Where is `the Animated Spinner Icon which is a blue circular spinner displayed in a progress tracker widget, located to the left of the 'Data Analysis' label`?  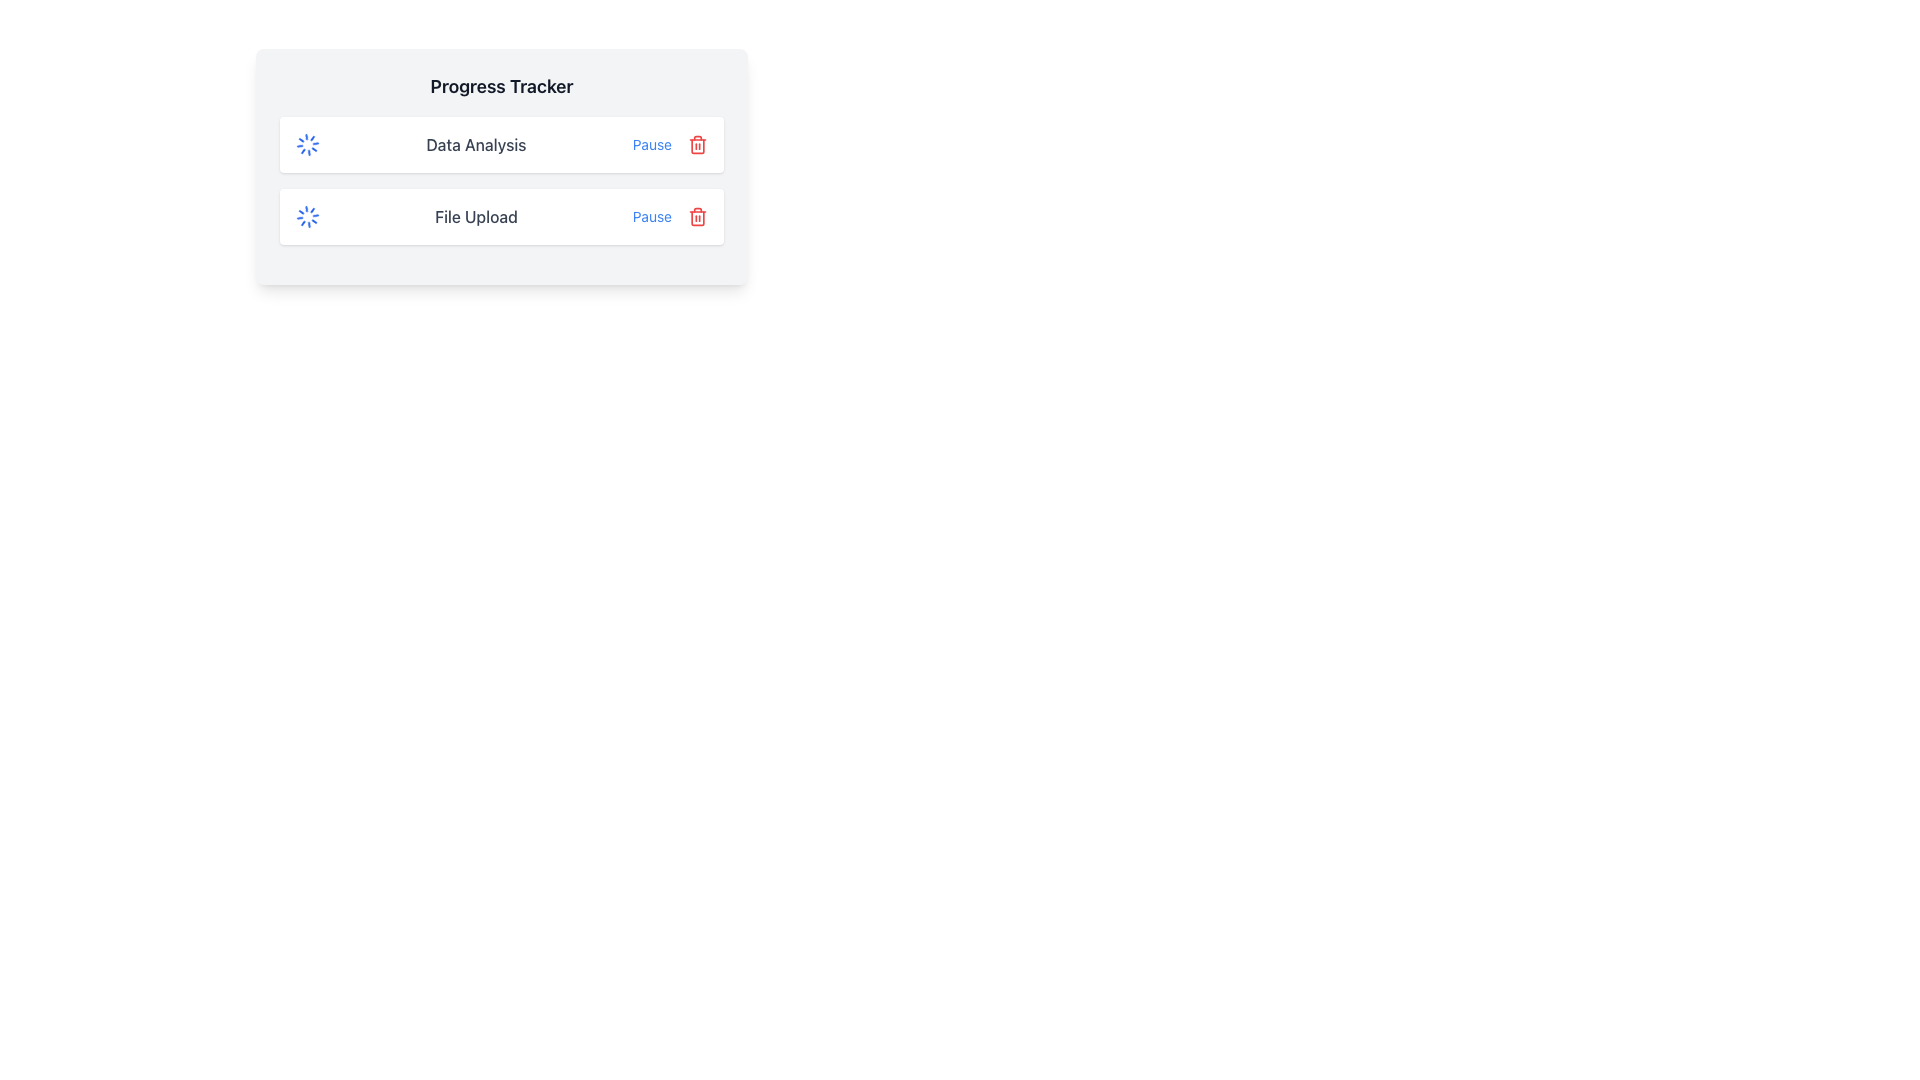 the Animated Spinner Icon which is a blue circular spinner displayed in a progress tracker widget, located to the left of the 'Data Analysis' label is located at coordinates (306, 144).